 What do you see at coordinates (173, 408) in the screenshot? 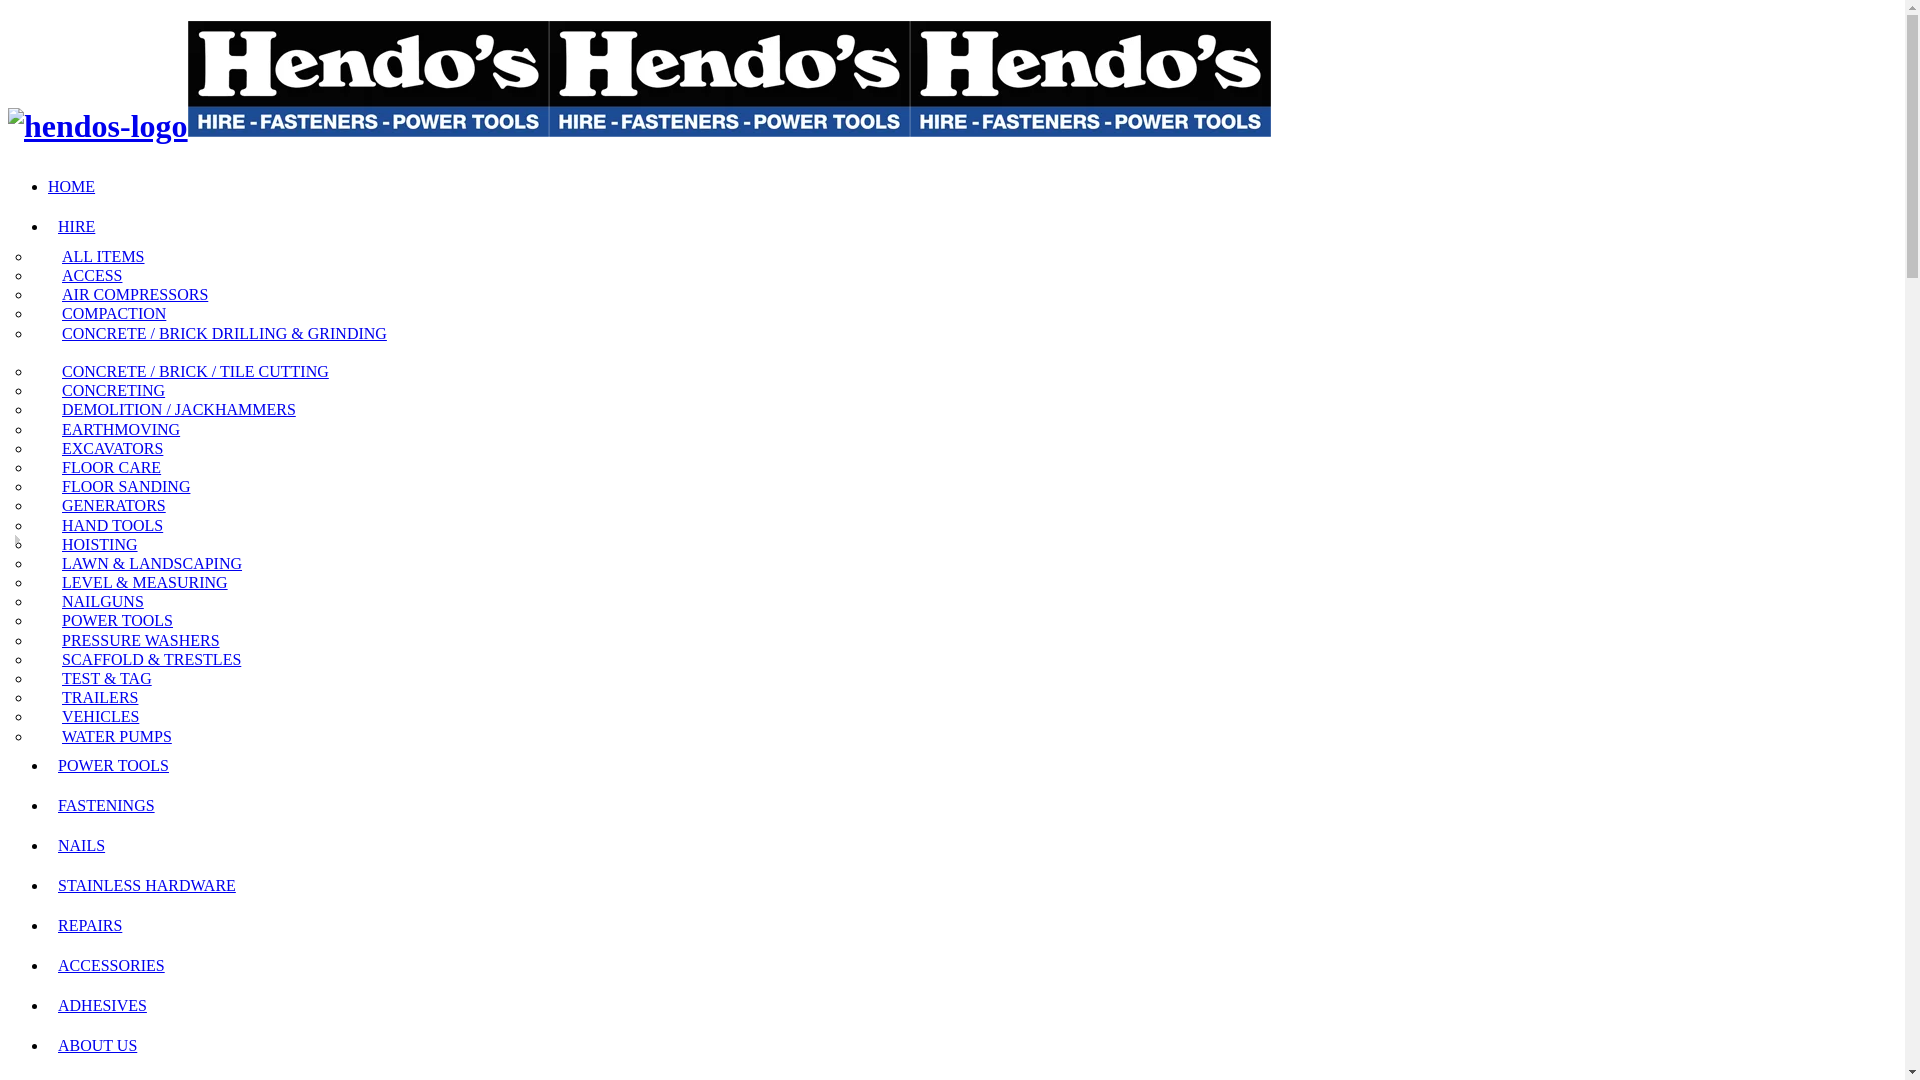
I see `'DEMOLITION / JACKHAMMERS'` at bounding box center [173, 408].